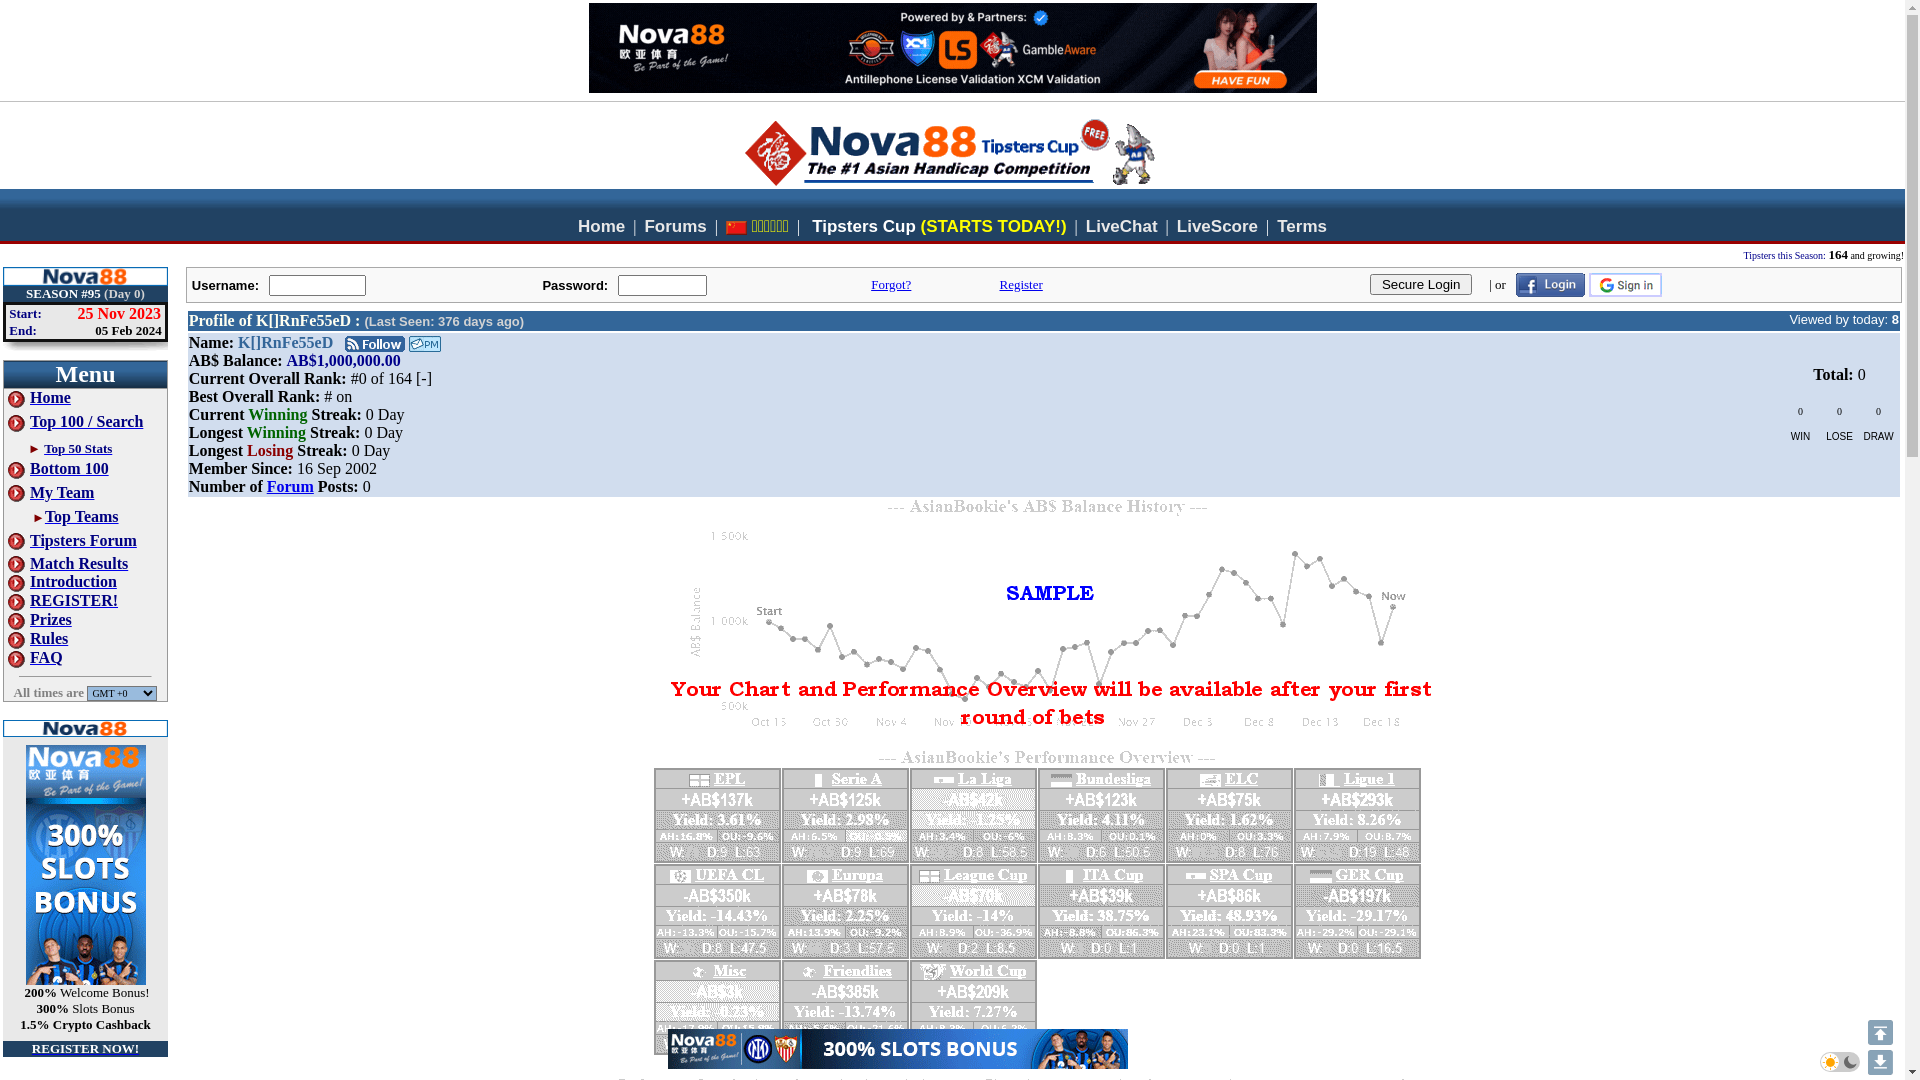 This screenshot has height=1080, width=1920. What do you see at coordinates (1879, 1061) in the screenshot?
I see `'Go to bottom'` at bounding box center [1879, 1061].